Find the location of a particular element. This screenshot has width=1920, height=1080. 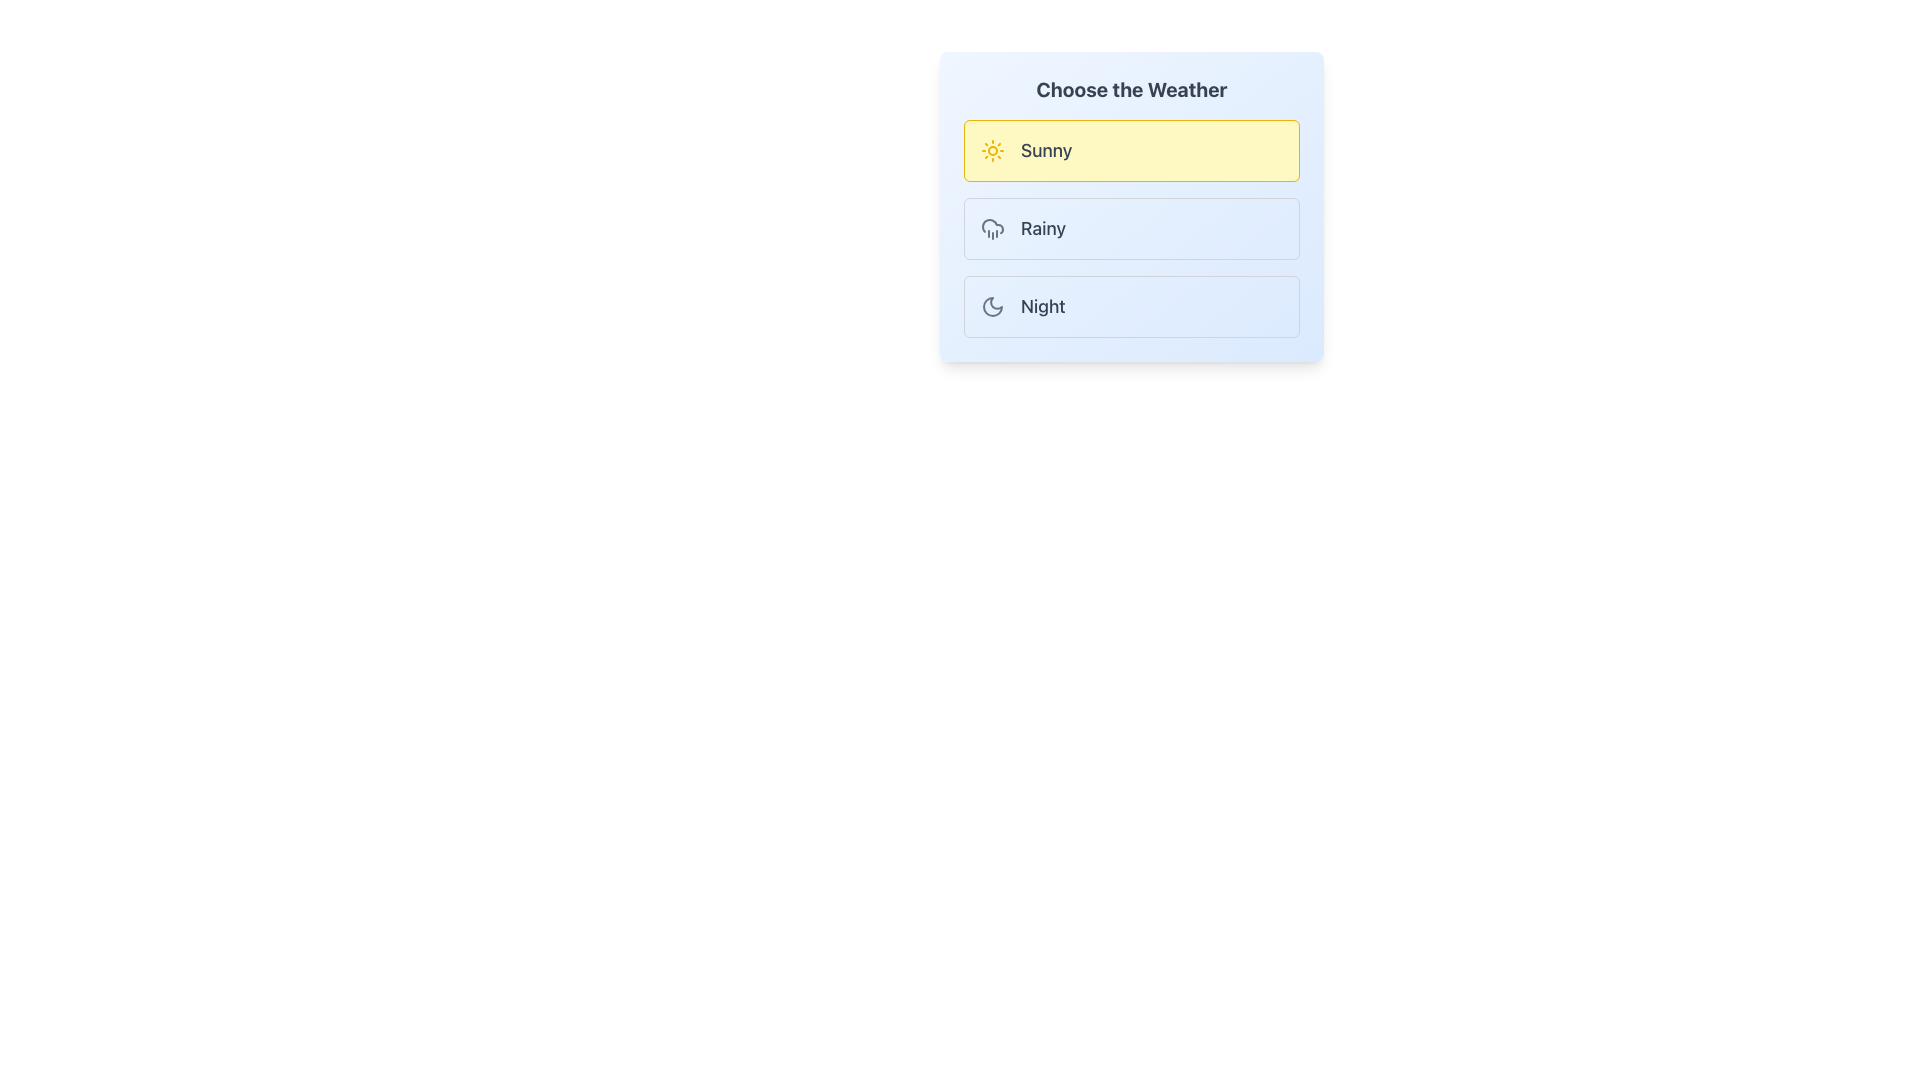

the 'Night' option button located under the 'Choose the Weather' group is located at coordinates (1132, 307).